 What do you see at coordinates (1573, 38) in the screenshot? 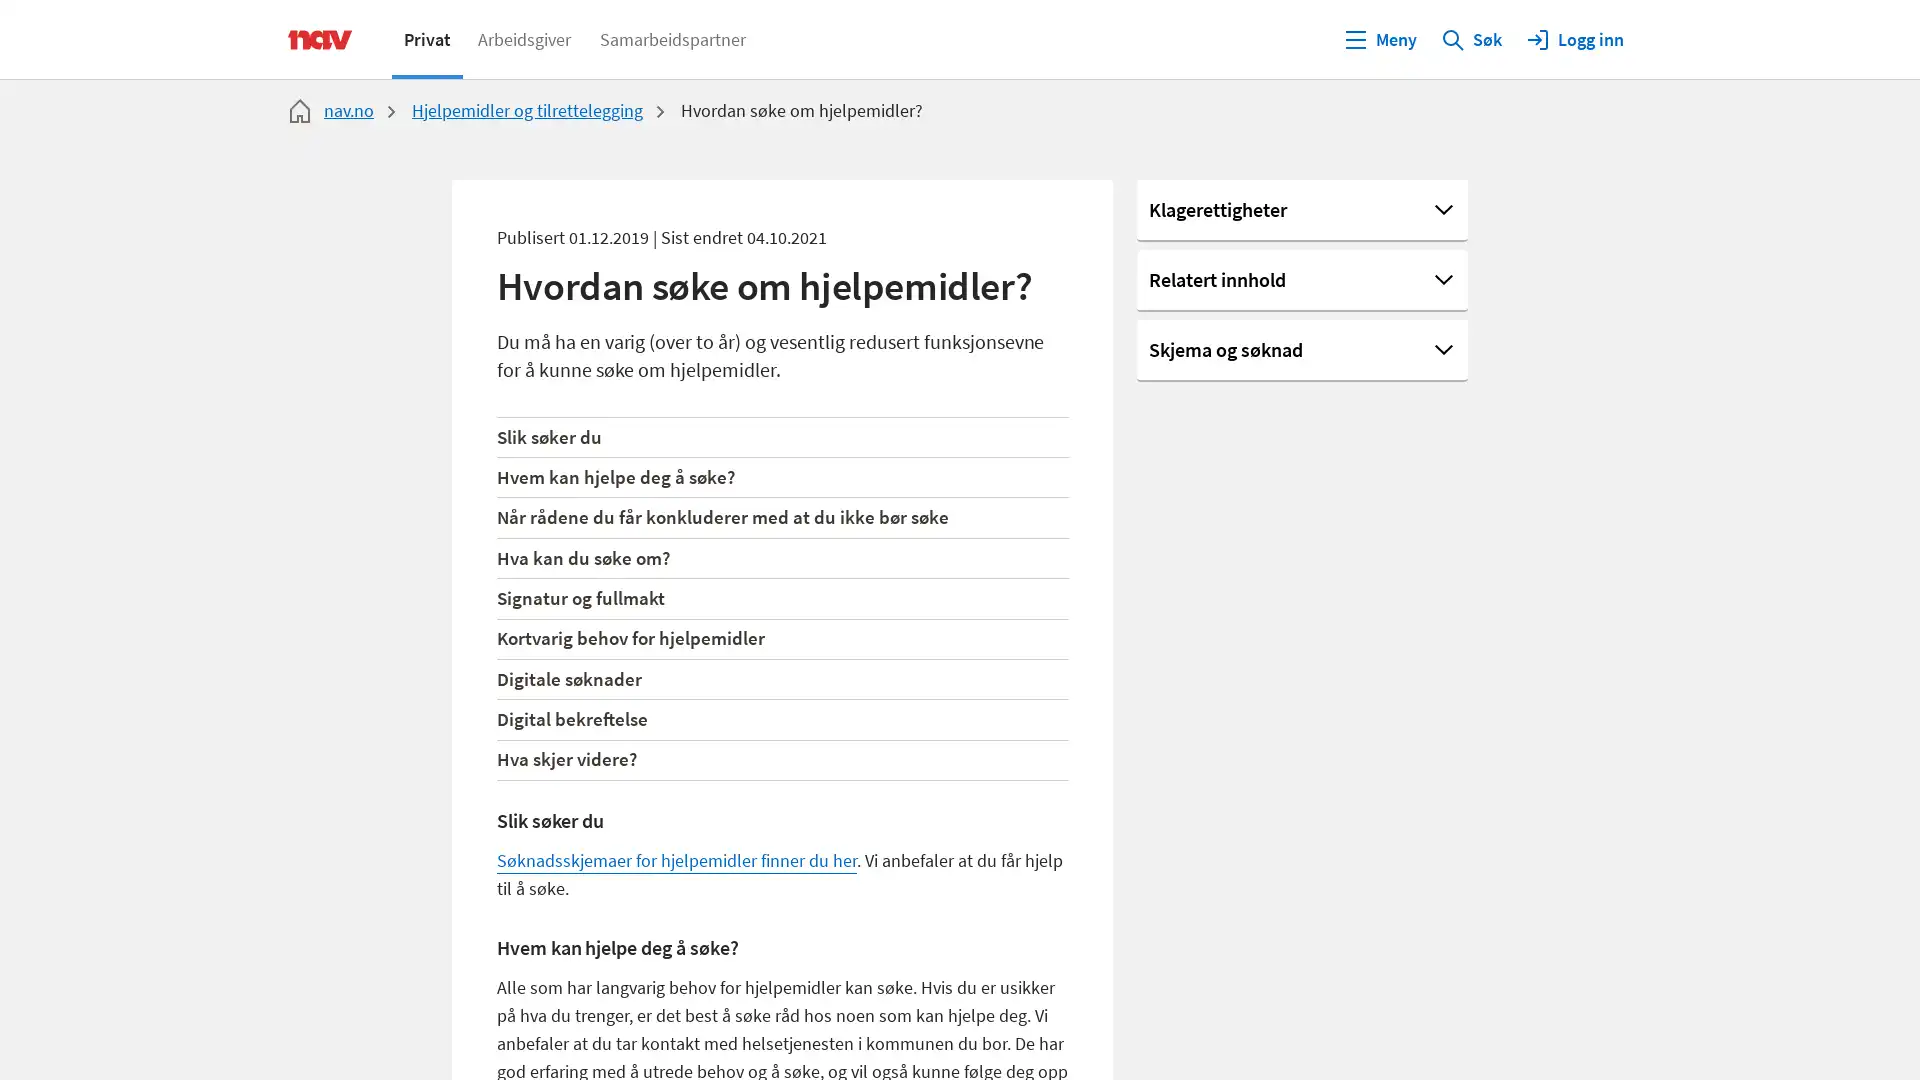
I see `Logg inn` at bounding box center [1573, 38].